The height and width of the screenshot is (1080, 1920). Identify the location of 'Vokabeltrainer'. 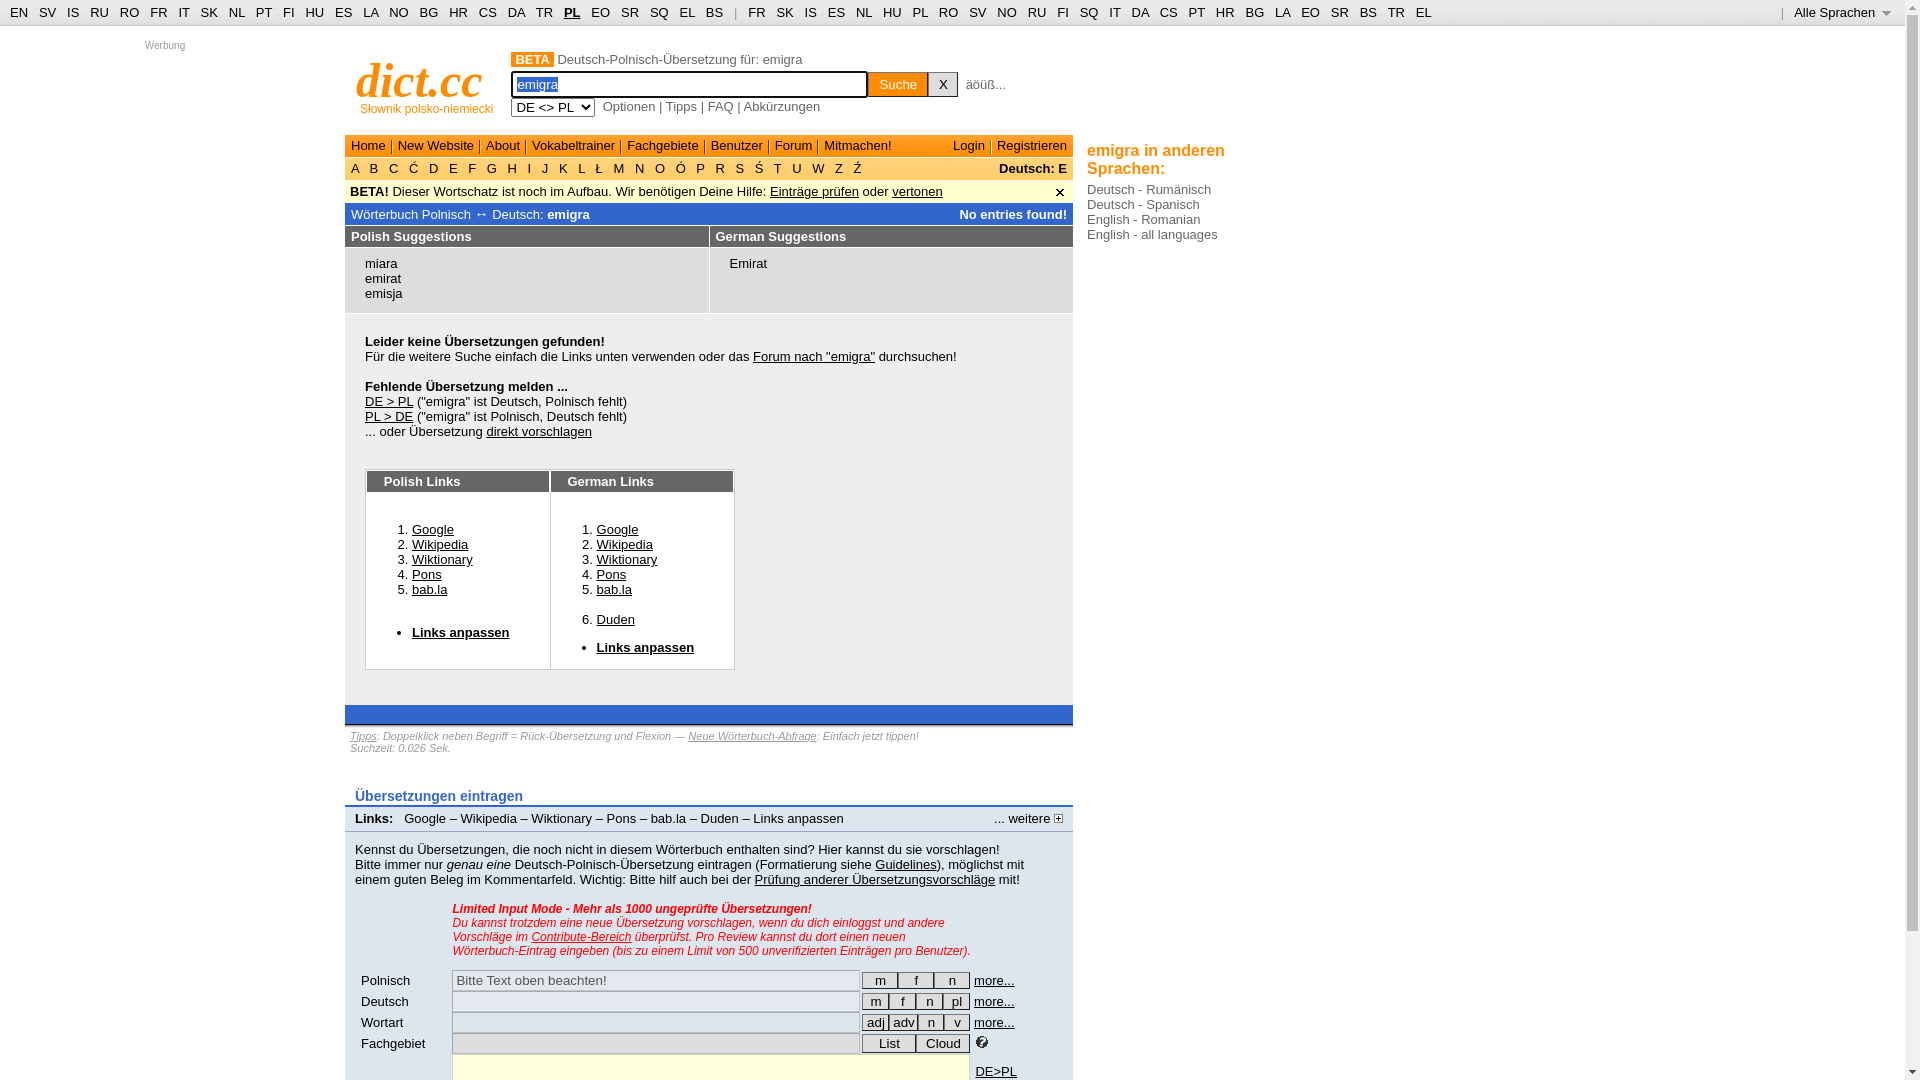
(572, 144).